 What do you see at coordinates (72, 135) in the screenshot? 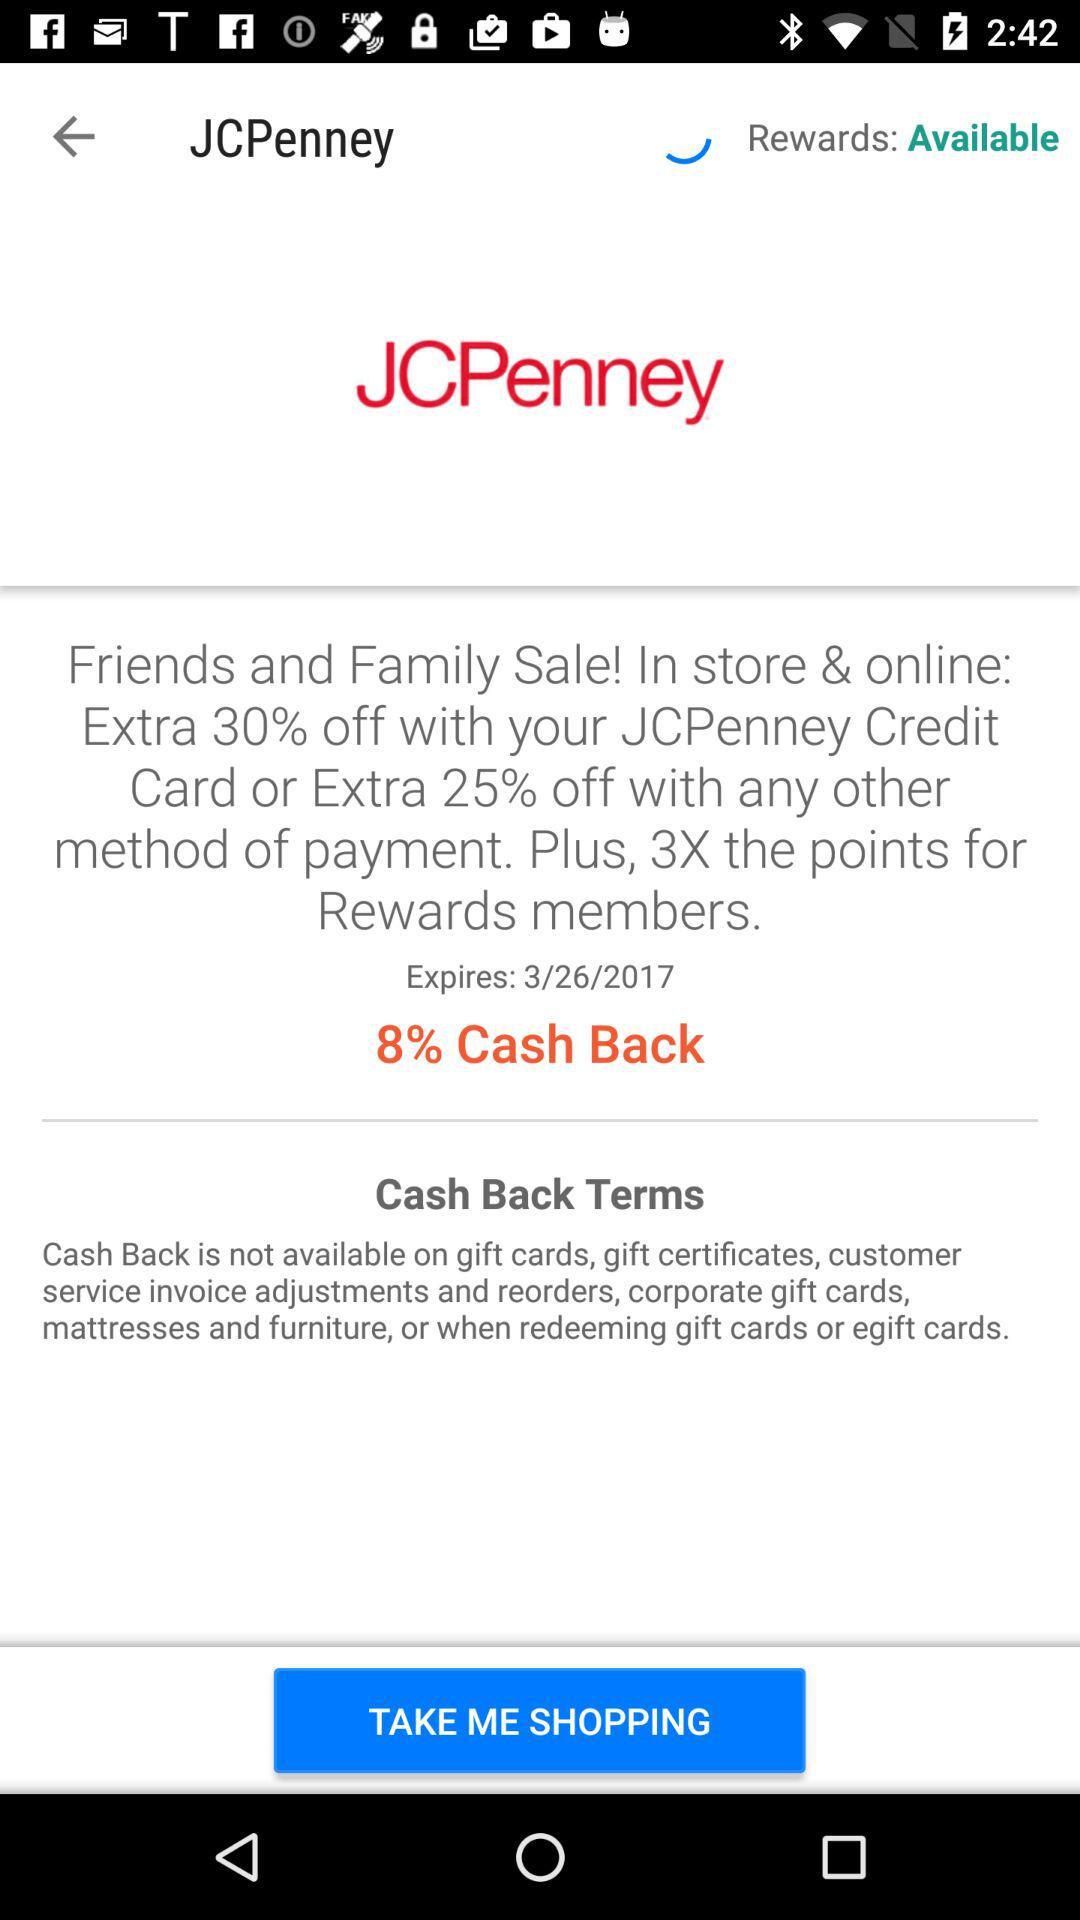
I see `the item next to jcpenney app` at bounding box center [72, 135].